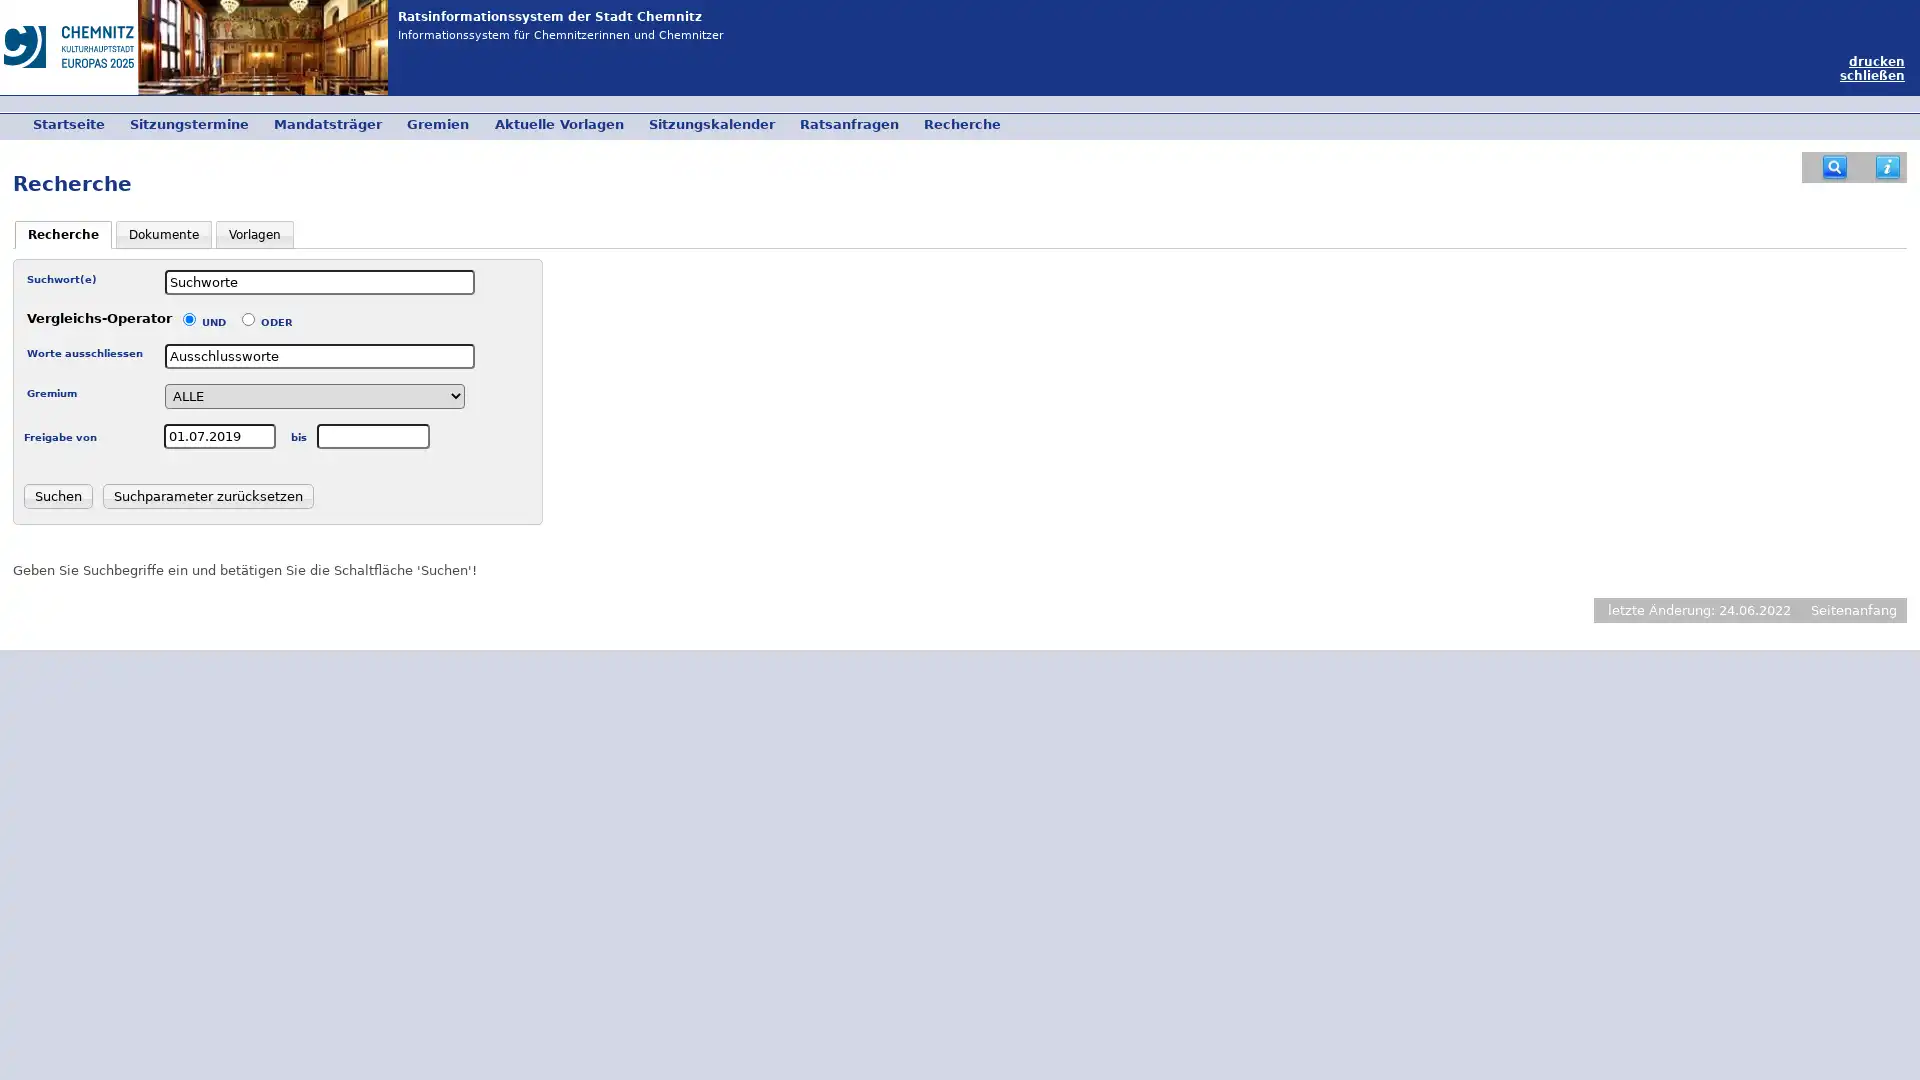 The height and width of the screenshot is (1080, 1920). I want to click on Suchen, so click(57, 495).